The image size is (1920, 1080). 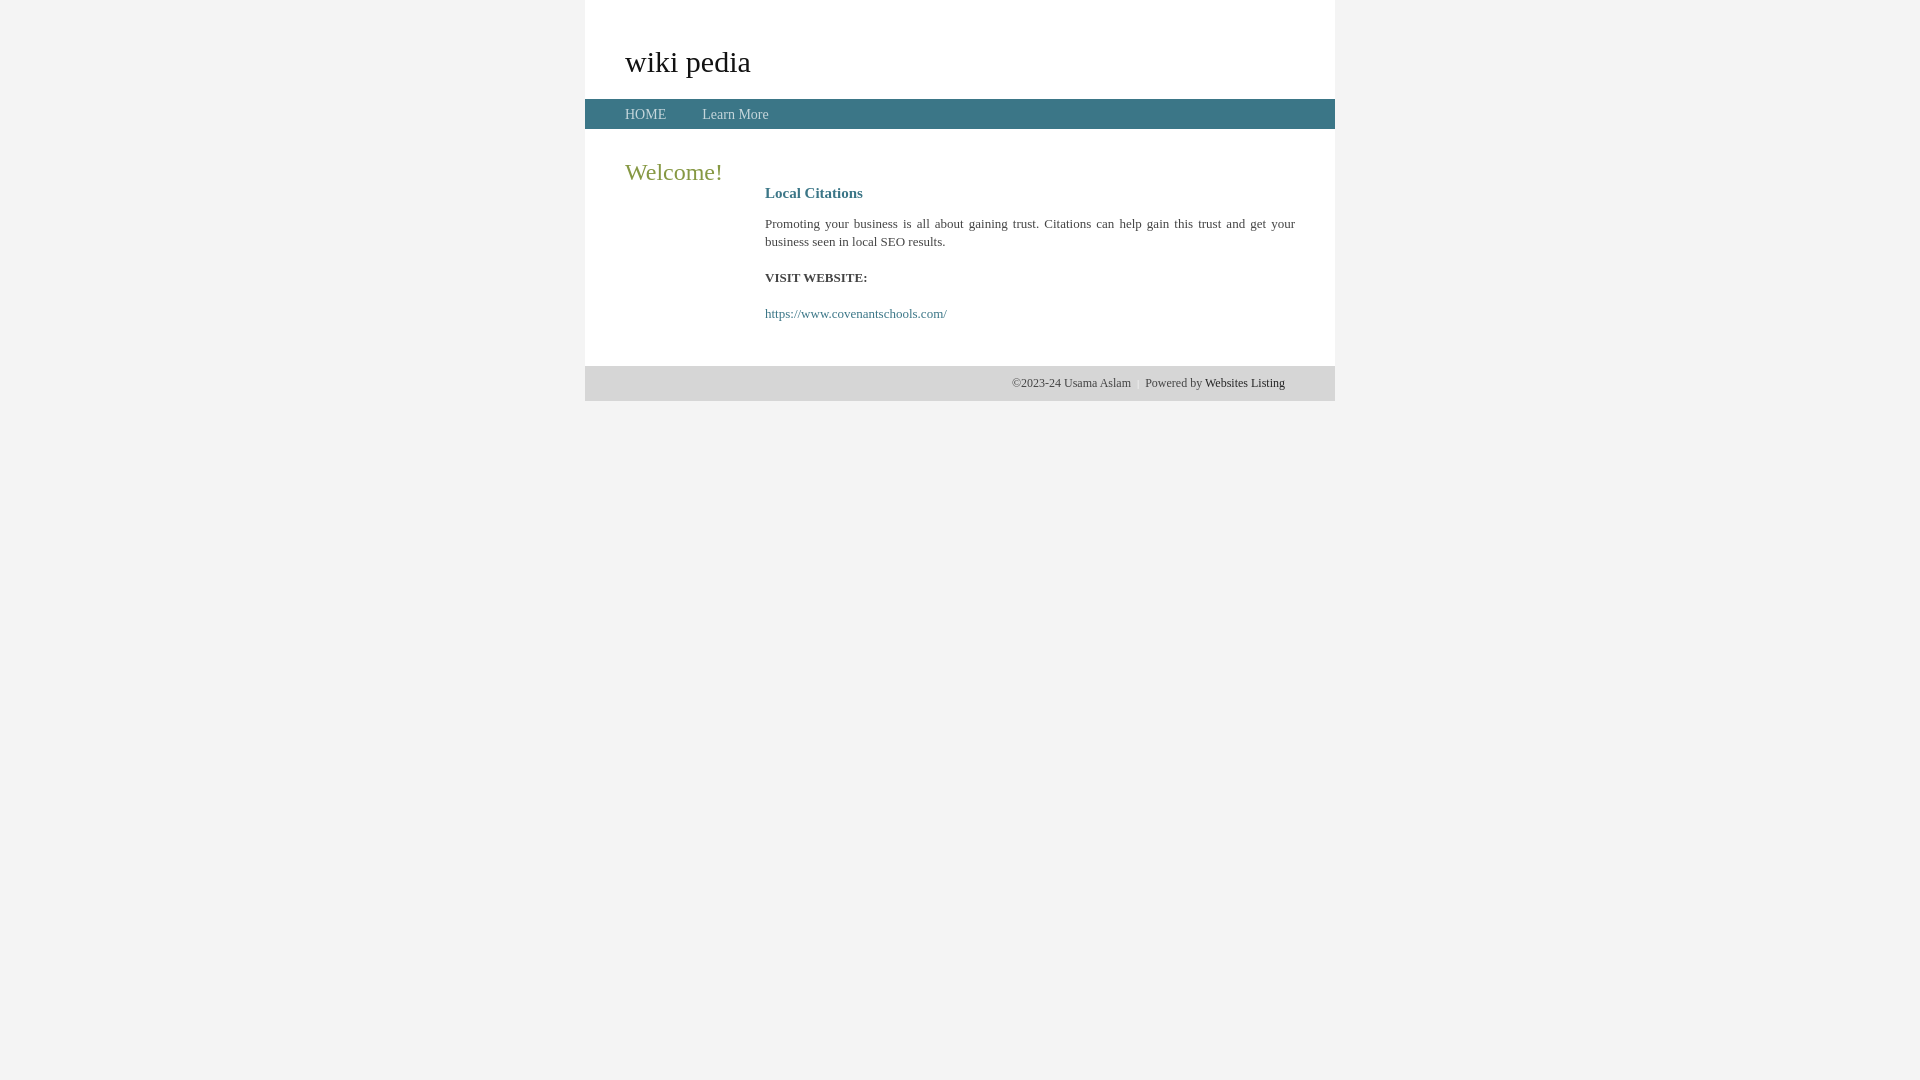 I want to click on 'wiki pedia', so click(x=623, y=60).